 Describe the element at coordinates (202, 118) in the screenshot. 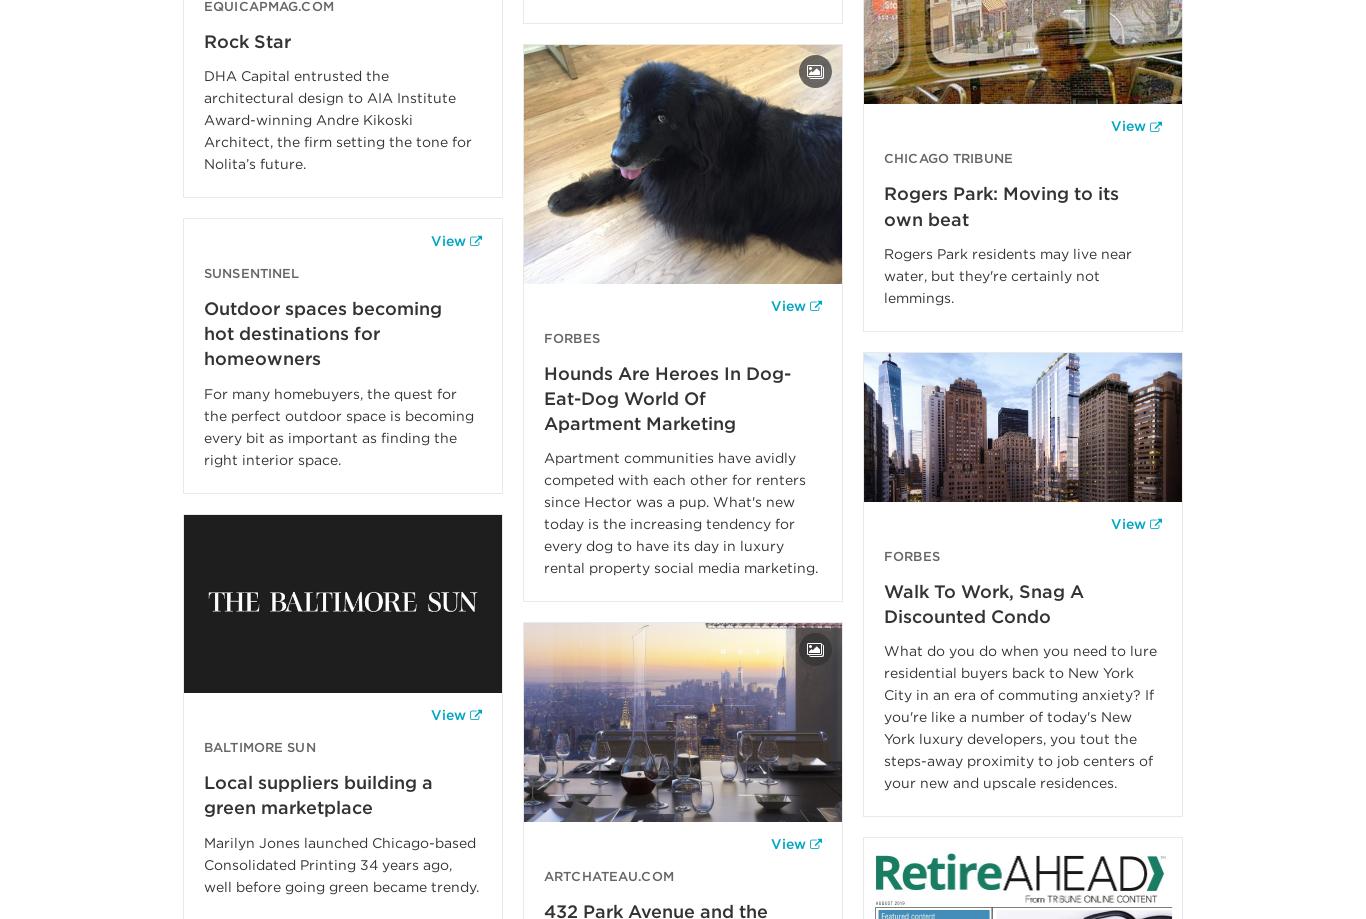

I see `'DHA Capital entrusted the architectural design to AIA Institute Award-winning Andre Kikoski Architect, the firm setting the tone for Nolita’s future.'` at that location.